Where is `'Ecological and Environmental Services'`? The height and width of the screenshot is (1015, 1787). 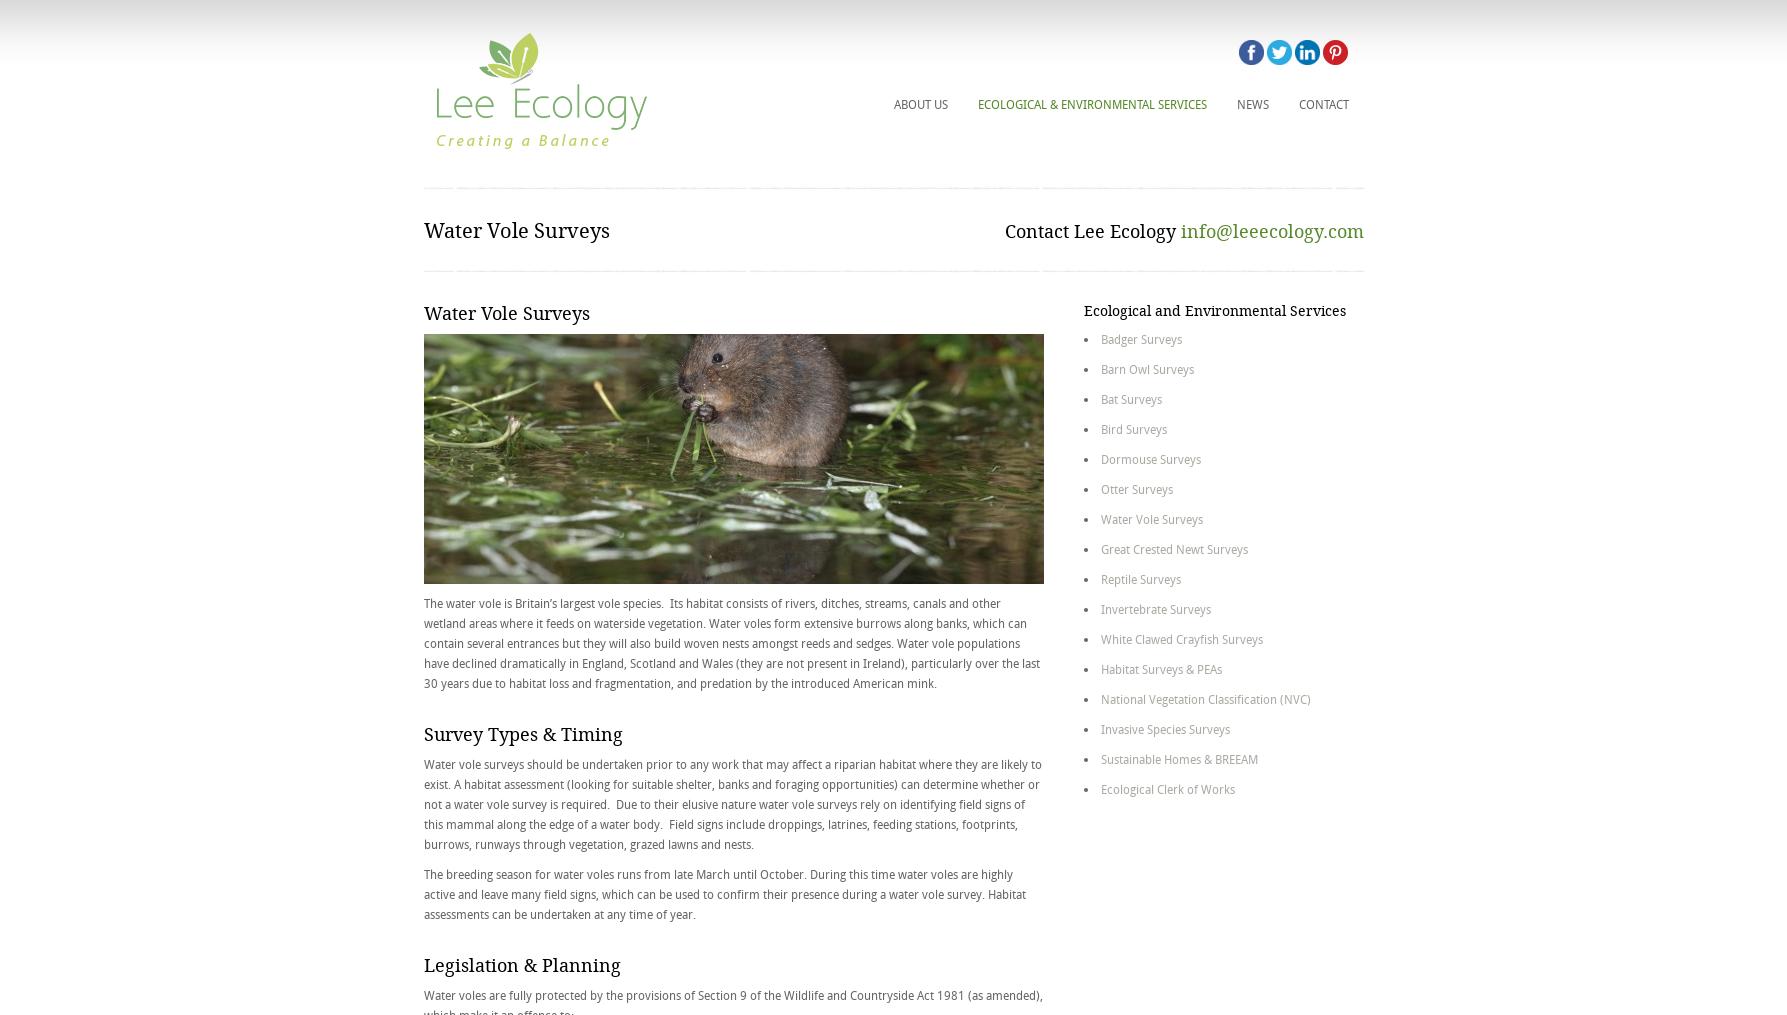 'Ecological and Environmental Services' is located at coordinates (1214, 309).